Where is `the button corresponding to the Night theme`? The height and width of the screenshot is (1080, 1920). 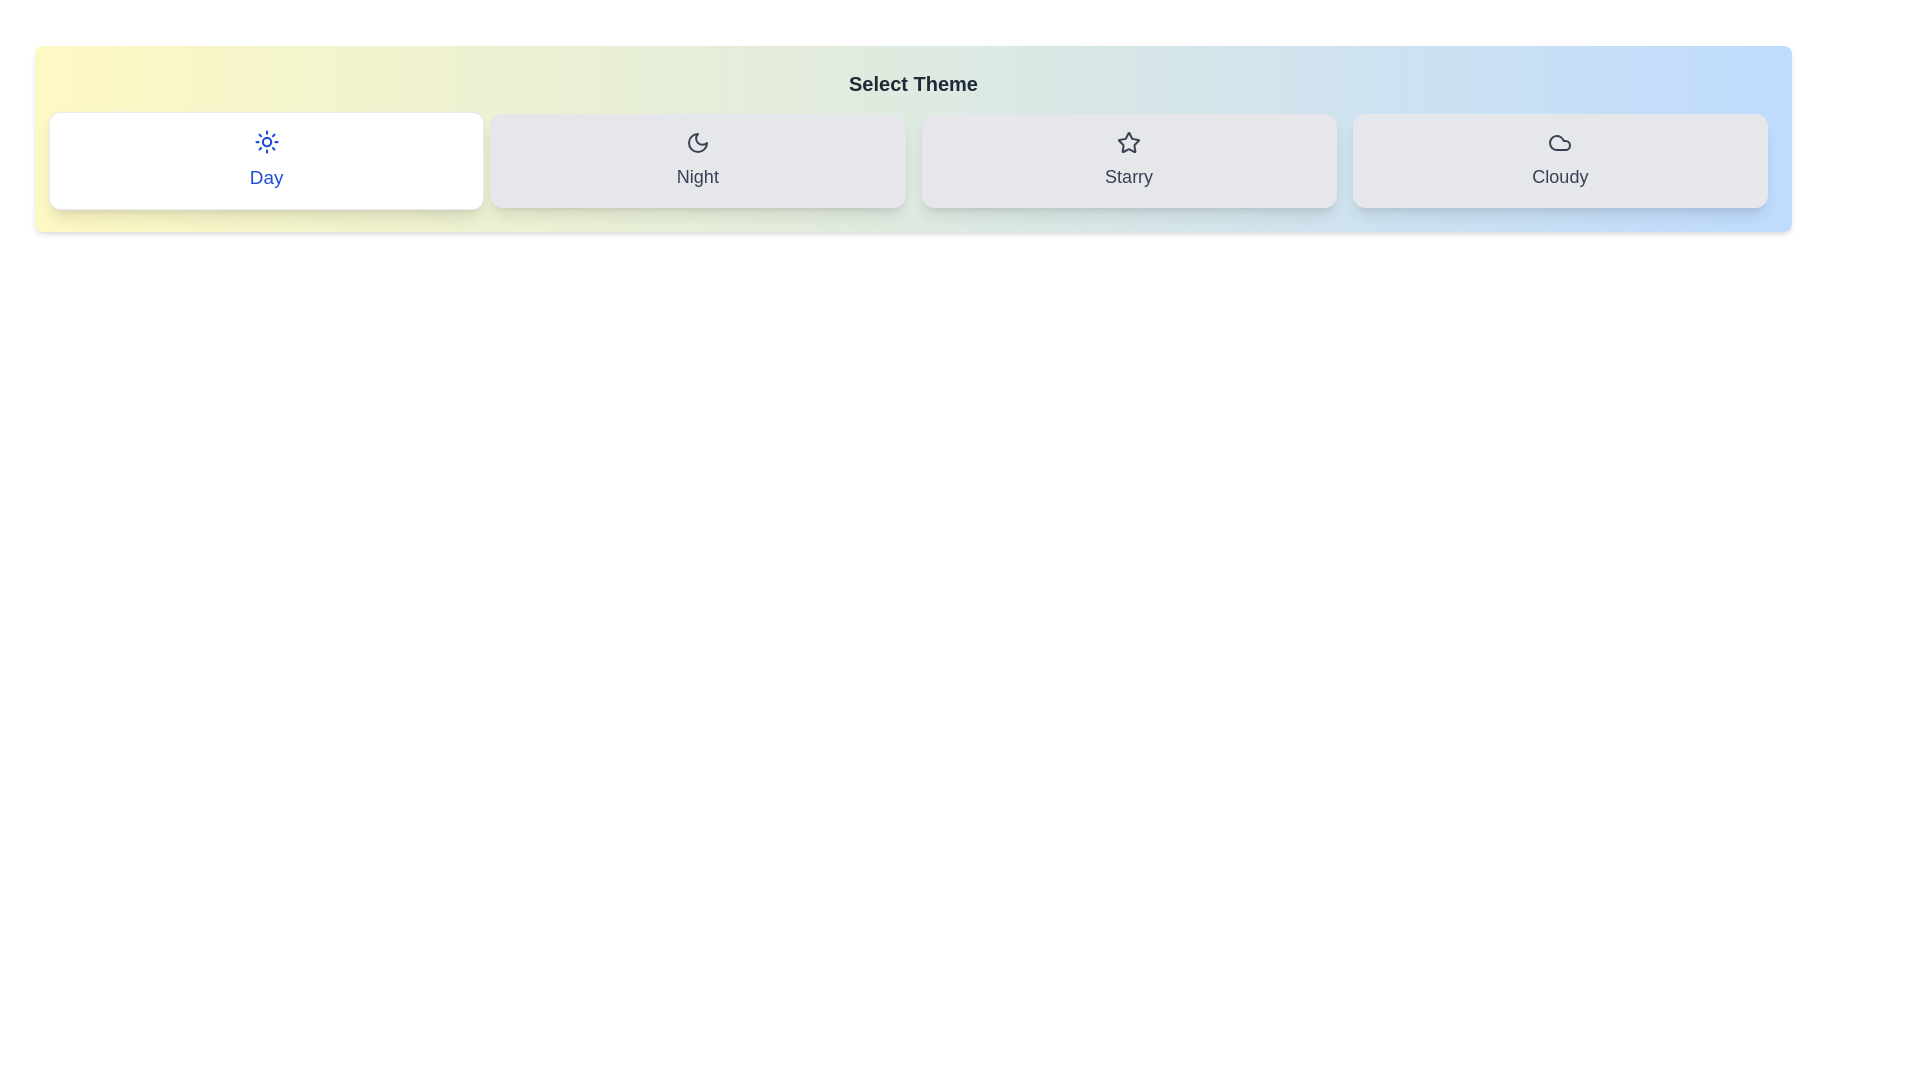 the button corresponding to the Night theme is located at coordinates (697, 160).